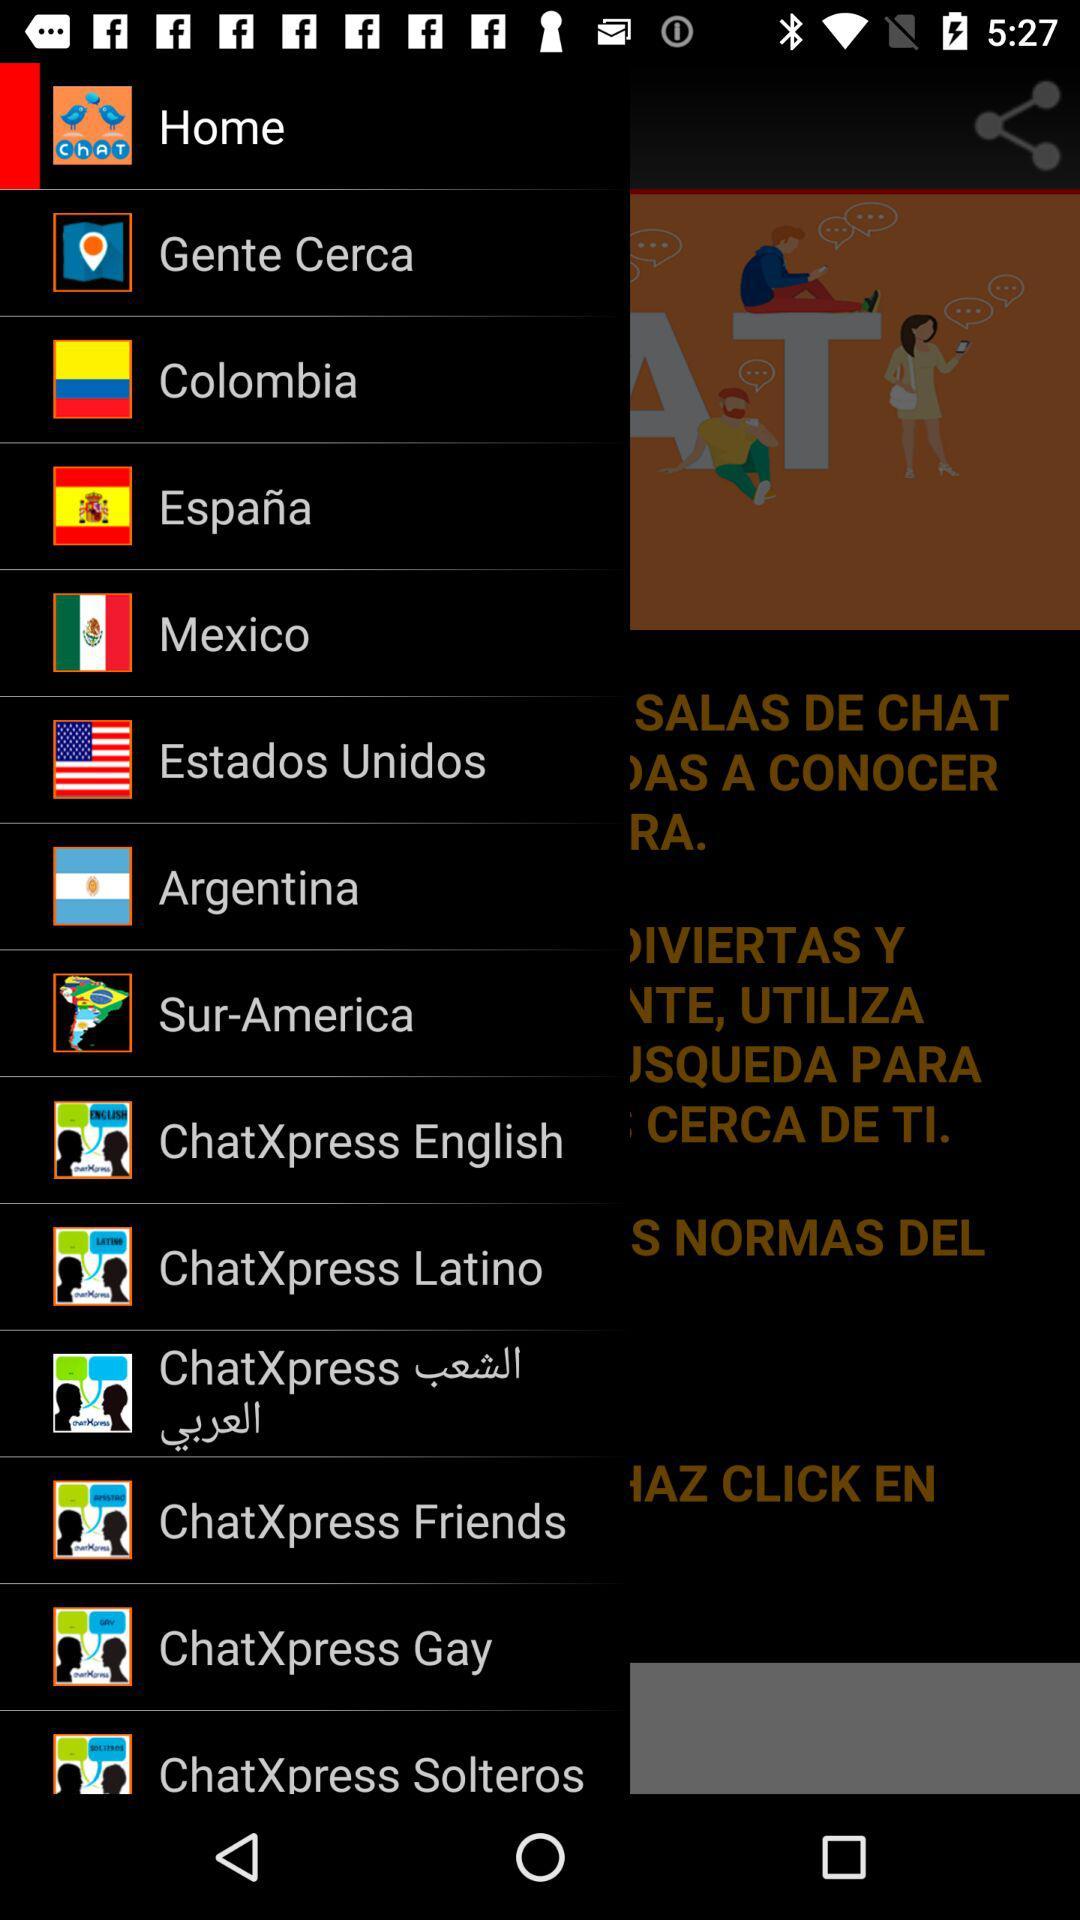  What do you see at coordinates (381, 379) in the screenshot?
I see `app below the gente cerca icon` at bounding box center [381, 379].